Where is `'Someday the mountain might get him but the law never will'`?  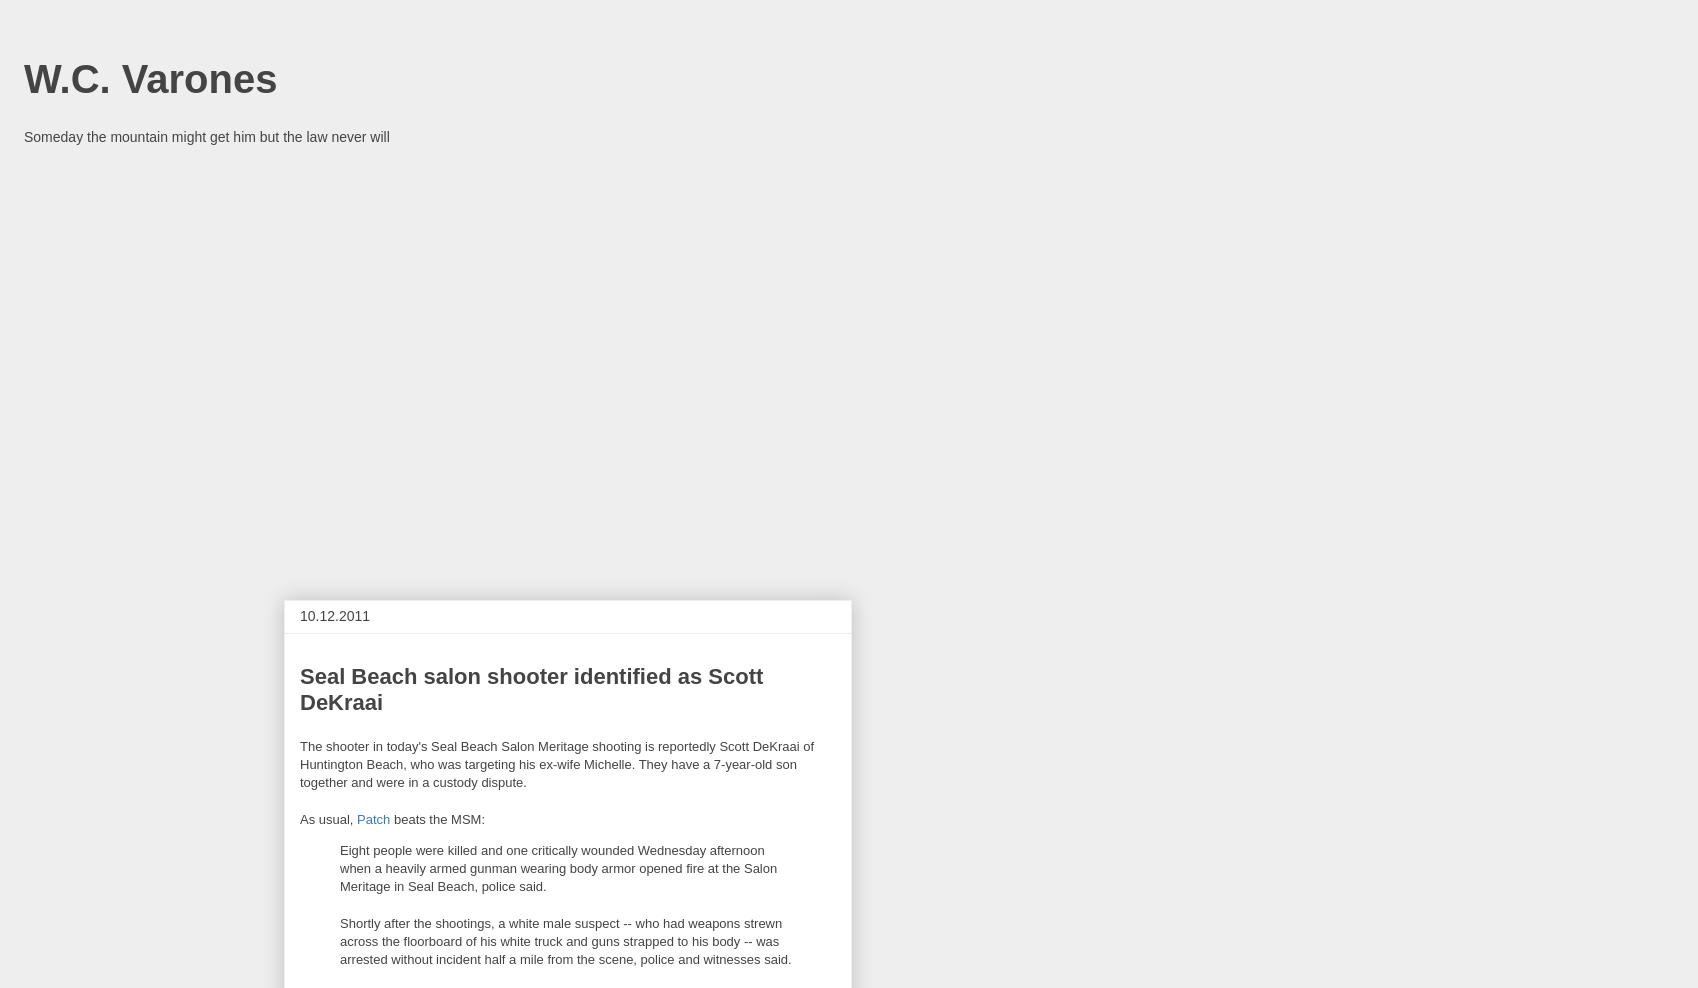 'Someday the mountain might get him but the law never will' is located at coordinates (206, 135).